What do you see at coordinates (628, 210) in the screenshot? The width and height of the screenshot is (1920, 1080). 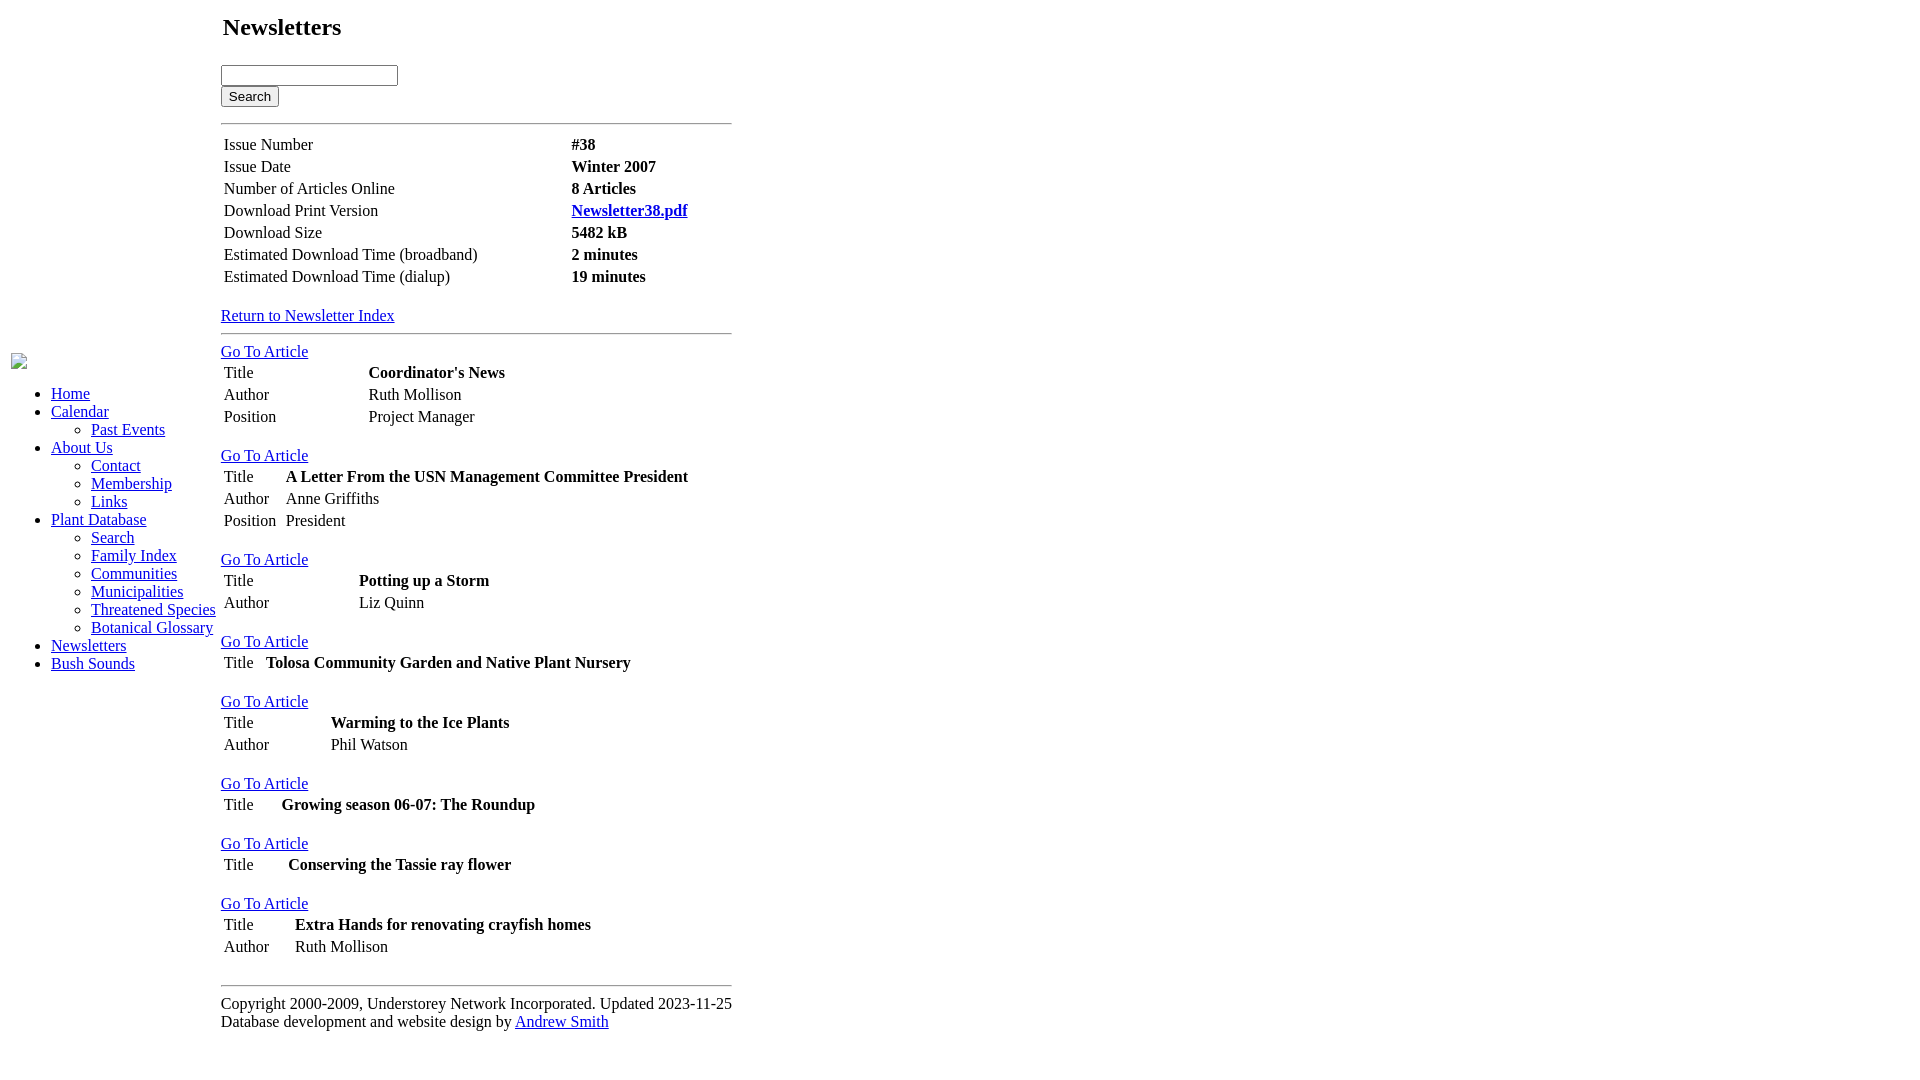 I see `'Newsletter38.pdf'` at bounding box center [628, 210].